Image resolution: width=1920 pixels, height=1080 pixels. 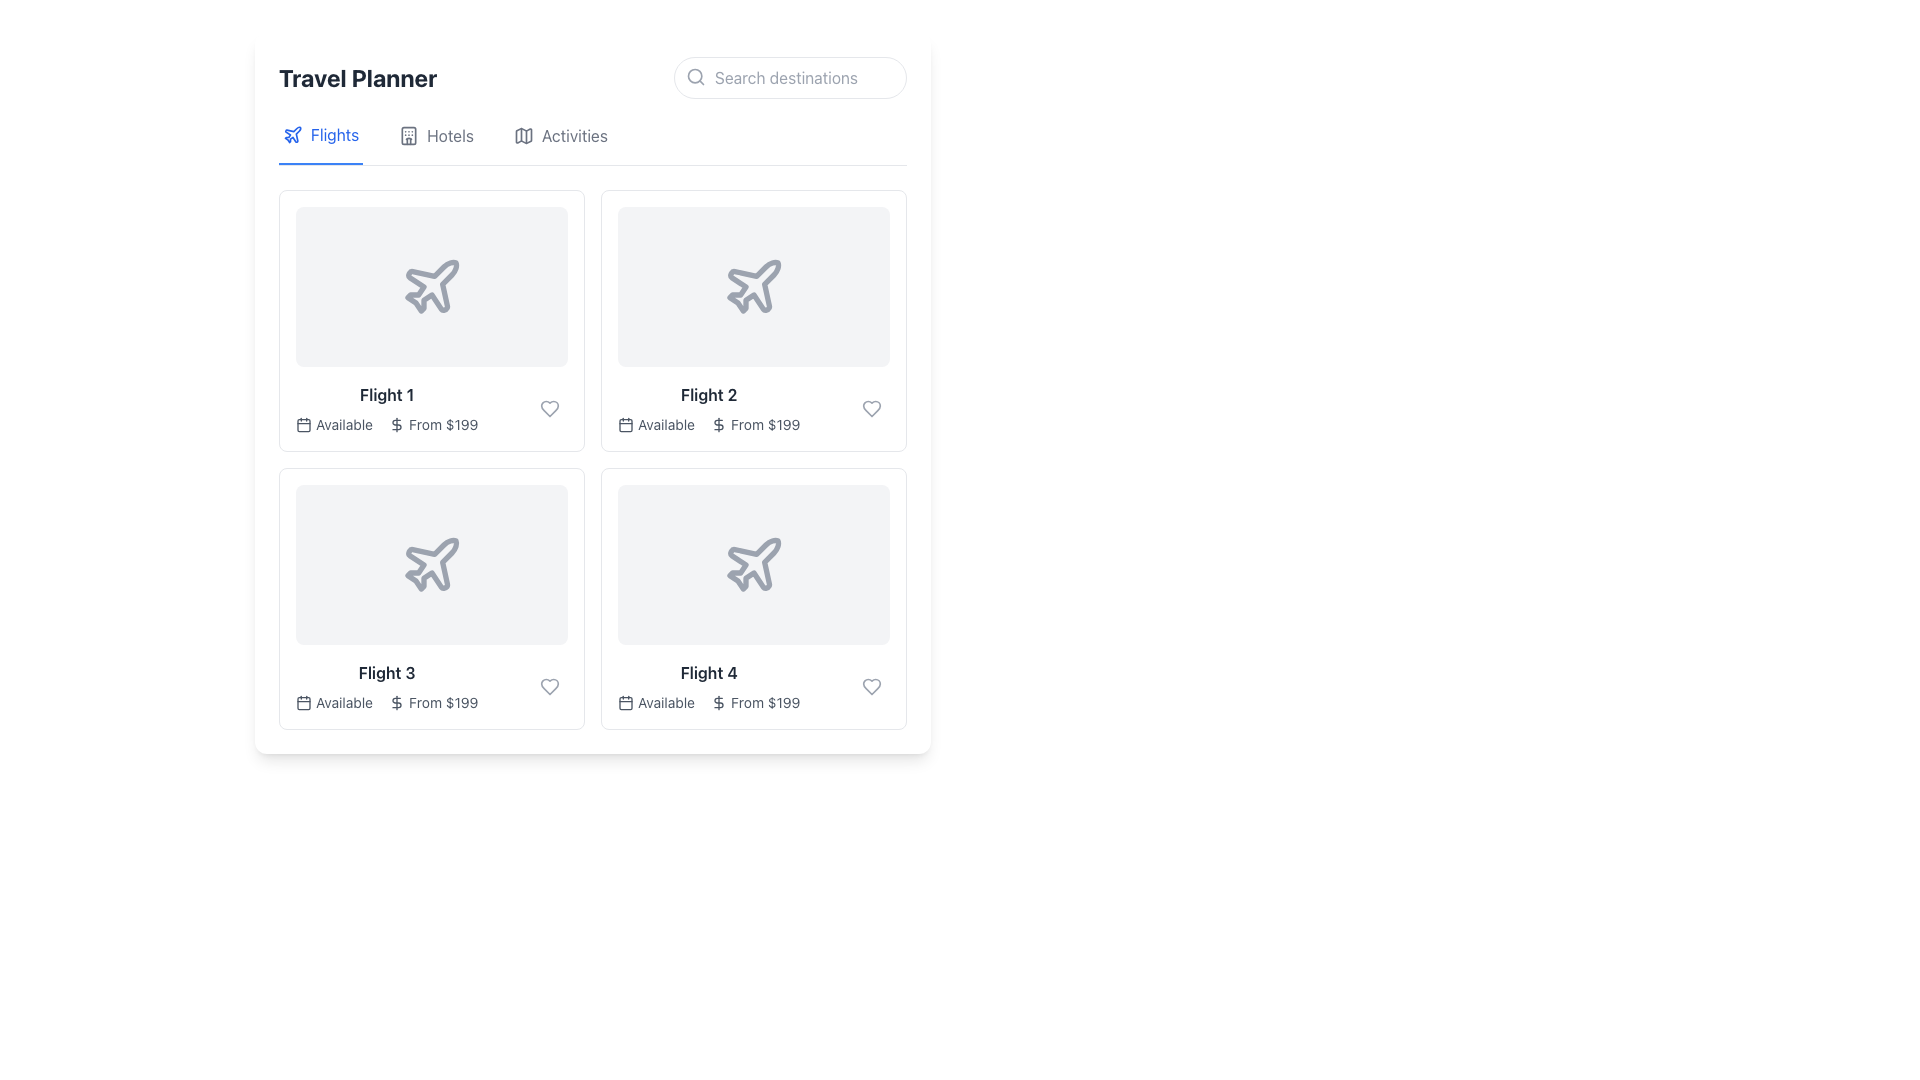 What do you see at coordinates (550, 685) in the screenshot?
I see `the heart-shaped outline icon located at the bottom-right corner of the 'Flight 3' card in the 'Travel Planner' interface` at bounding box center [550, 685].